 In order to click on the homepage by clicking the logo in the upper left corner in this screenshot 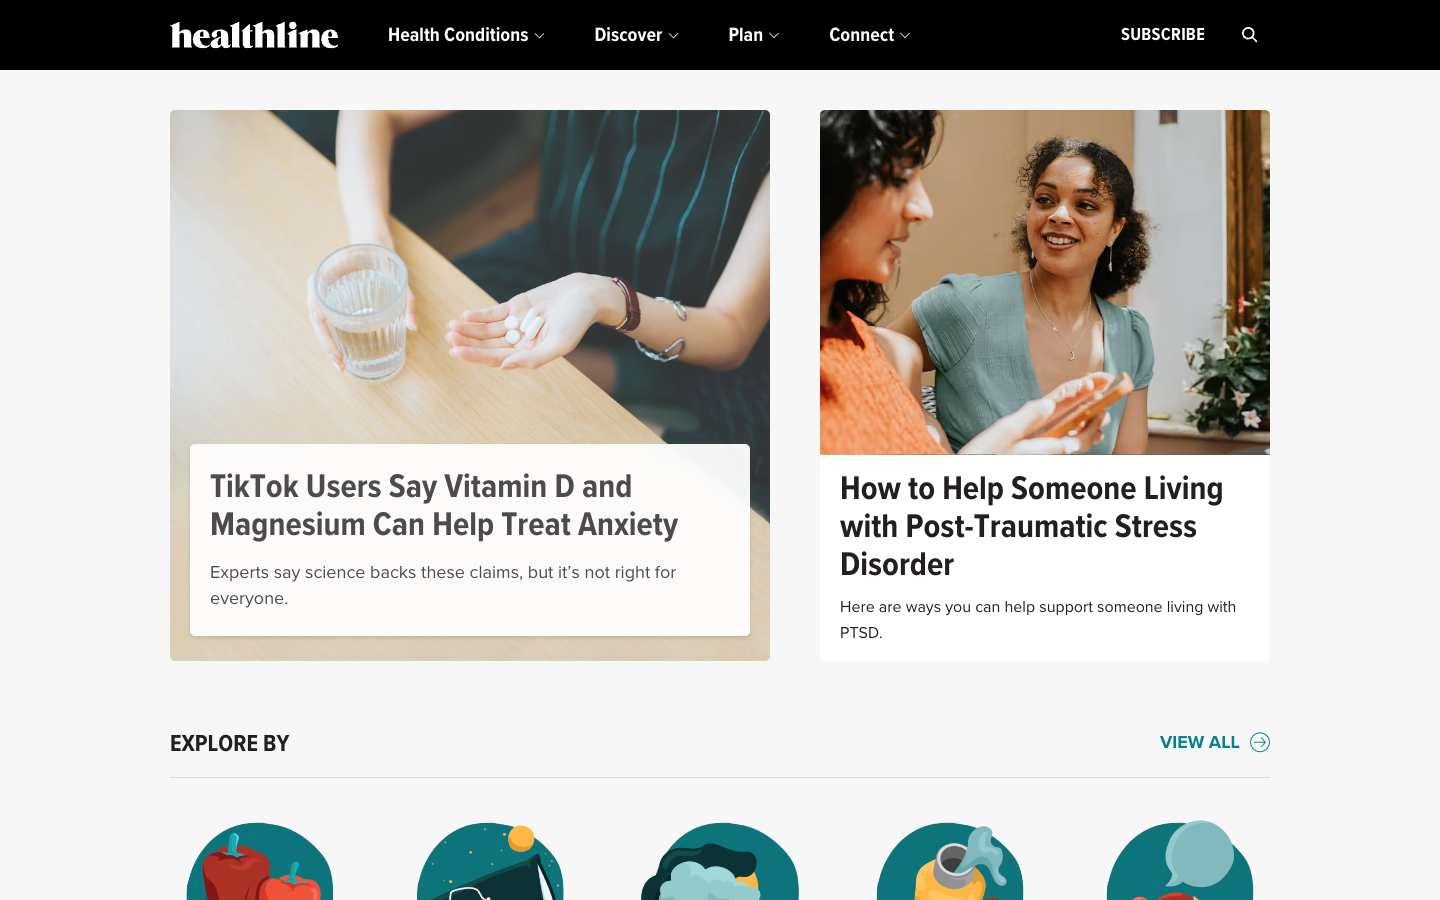, I will do `click(253, 34)`.